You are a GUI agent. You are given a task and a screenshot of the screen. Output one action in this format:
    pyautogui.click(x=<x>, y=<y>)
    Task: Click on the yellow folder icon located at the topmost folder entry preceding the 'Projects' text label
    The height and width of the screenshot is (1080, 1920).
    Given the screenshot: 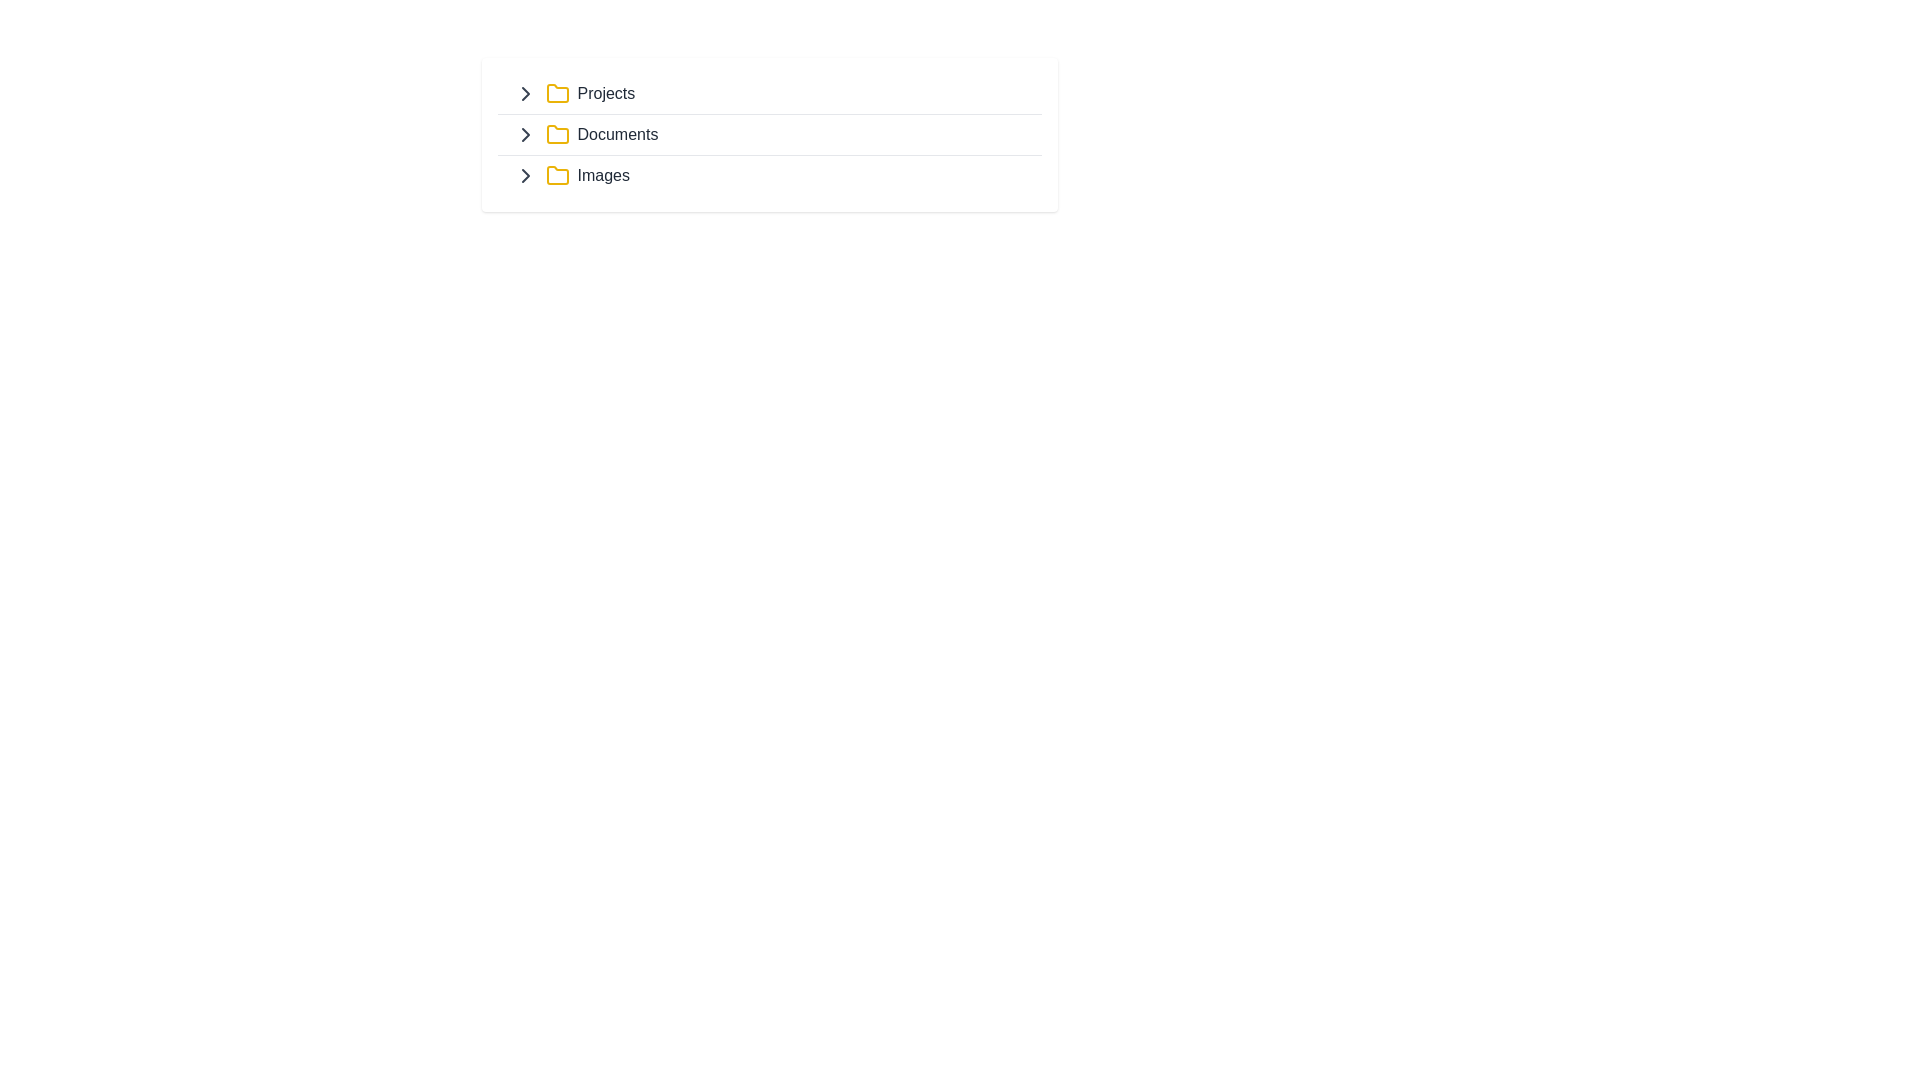 What is the action you would take?
    pyautogui.click(x=557, y=93)
    